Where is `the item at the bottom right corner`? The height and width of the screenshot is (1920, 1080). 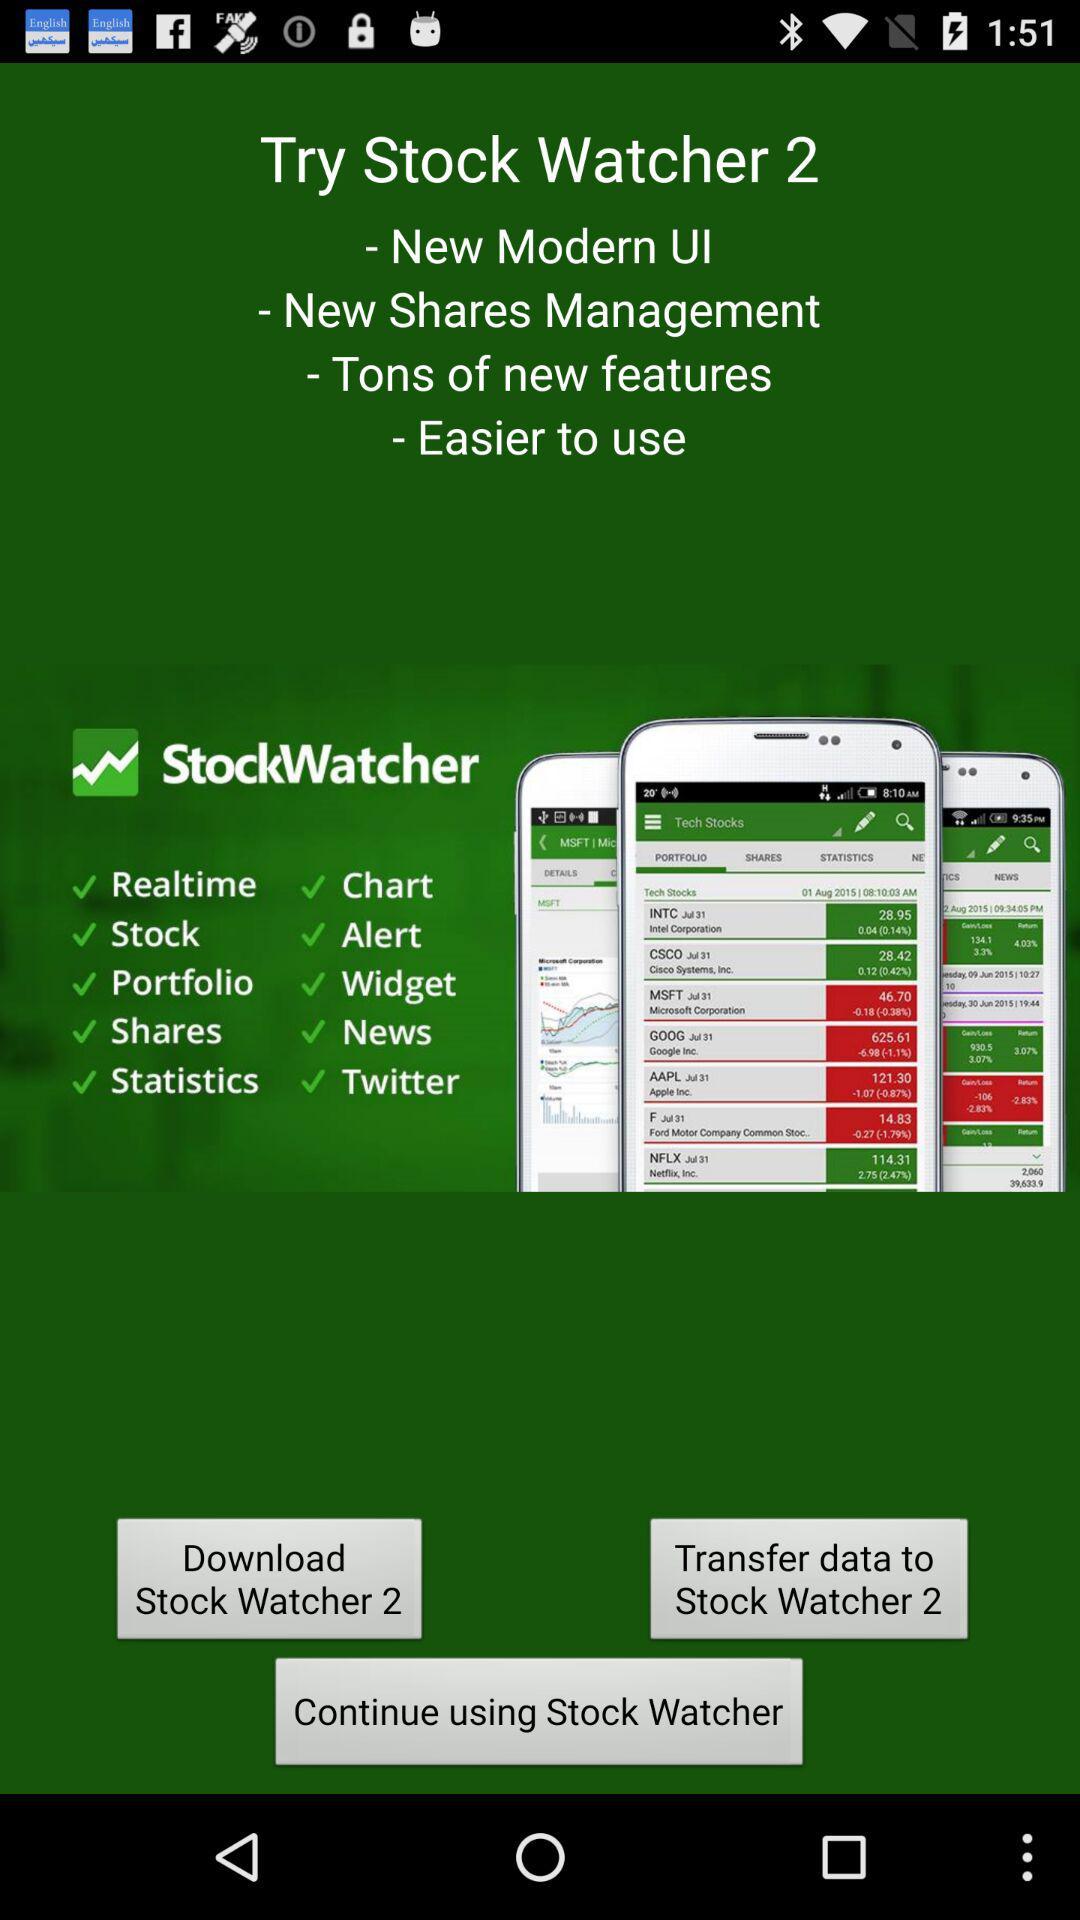 the item at the bottom right corner is located at coordinates (808, 1583).